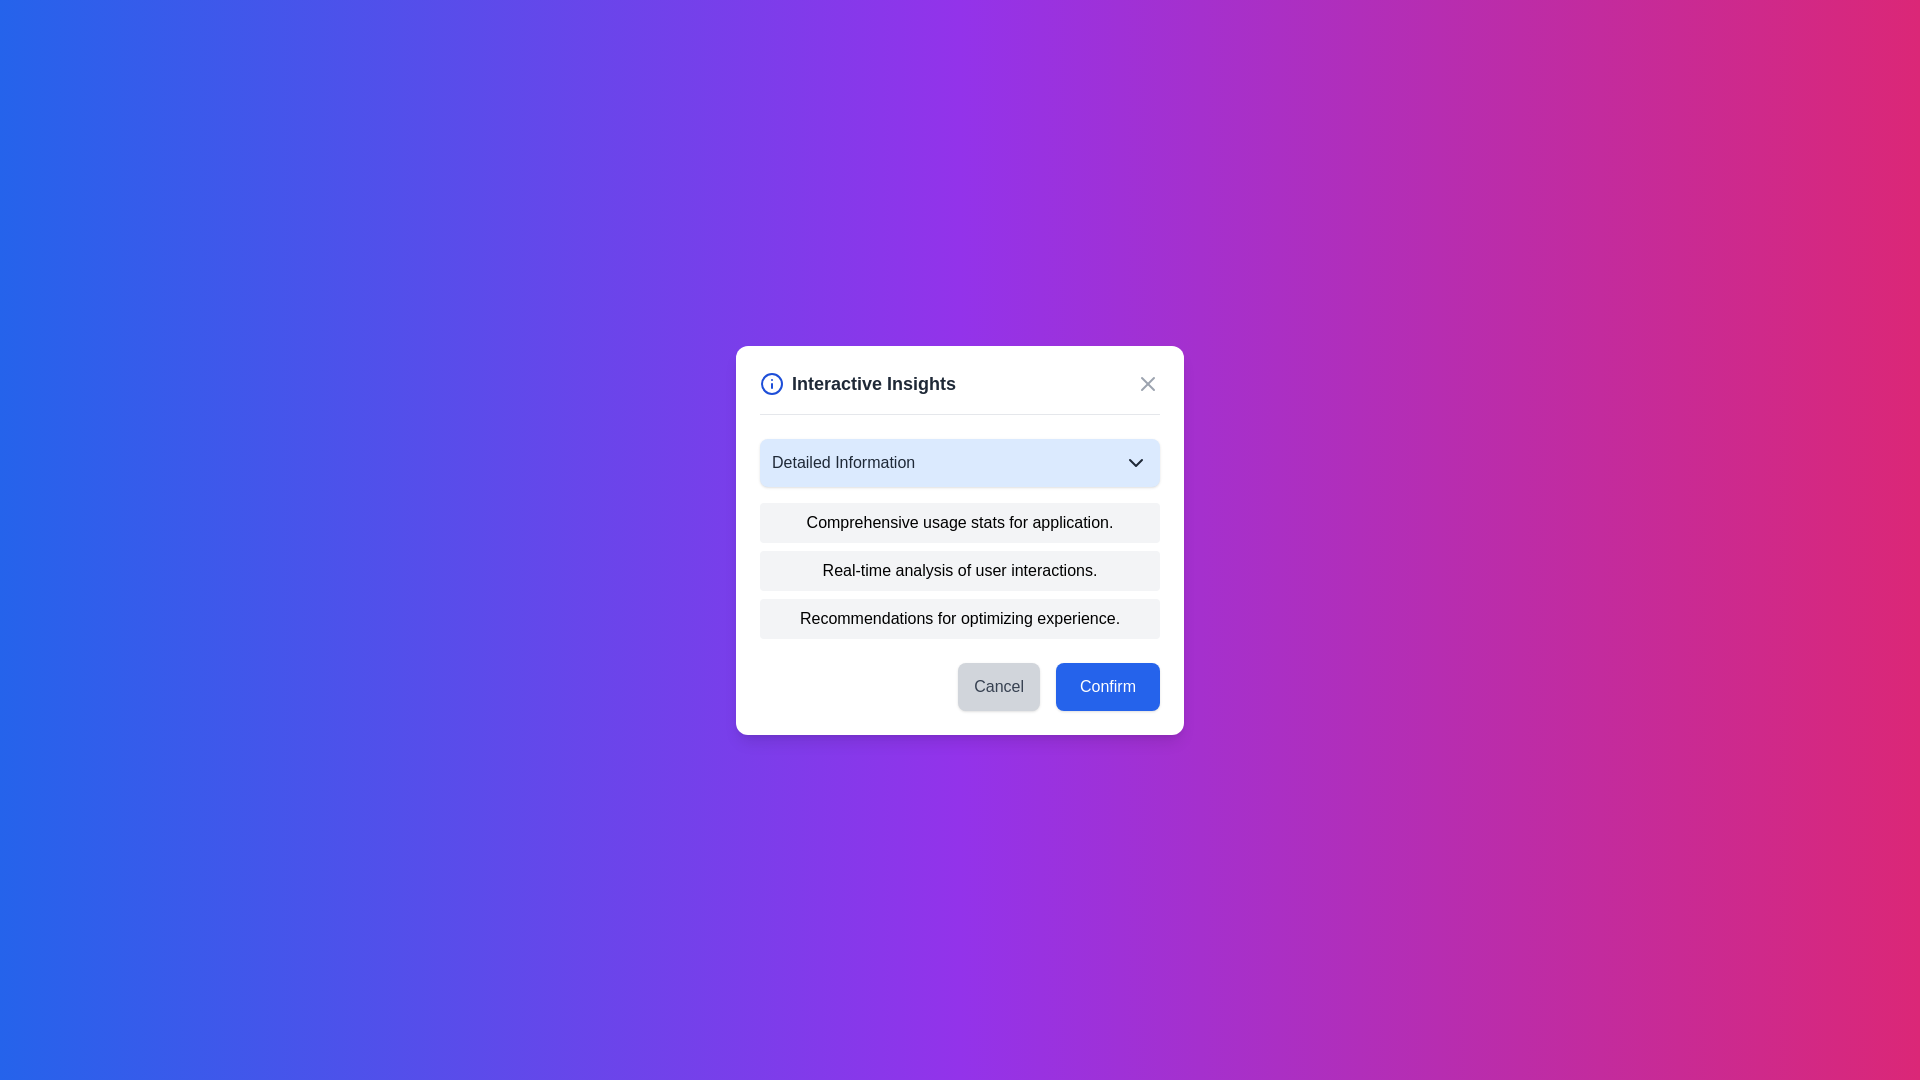  What do you see at coordinates (960, 616) in the screenshot?
I see `the third text block that displays a recommendation or suggestion, located below the items 'Comprehensive usage stats for application.' and 'Real-time analysis of user interactions.'` at bounding box center [960, 616].